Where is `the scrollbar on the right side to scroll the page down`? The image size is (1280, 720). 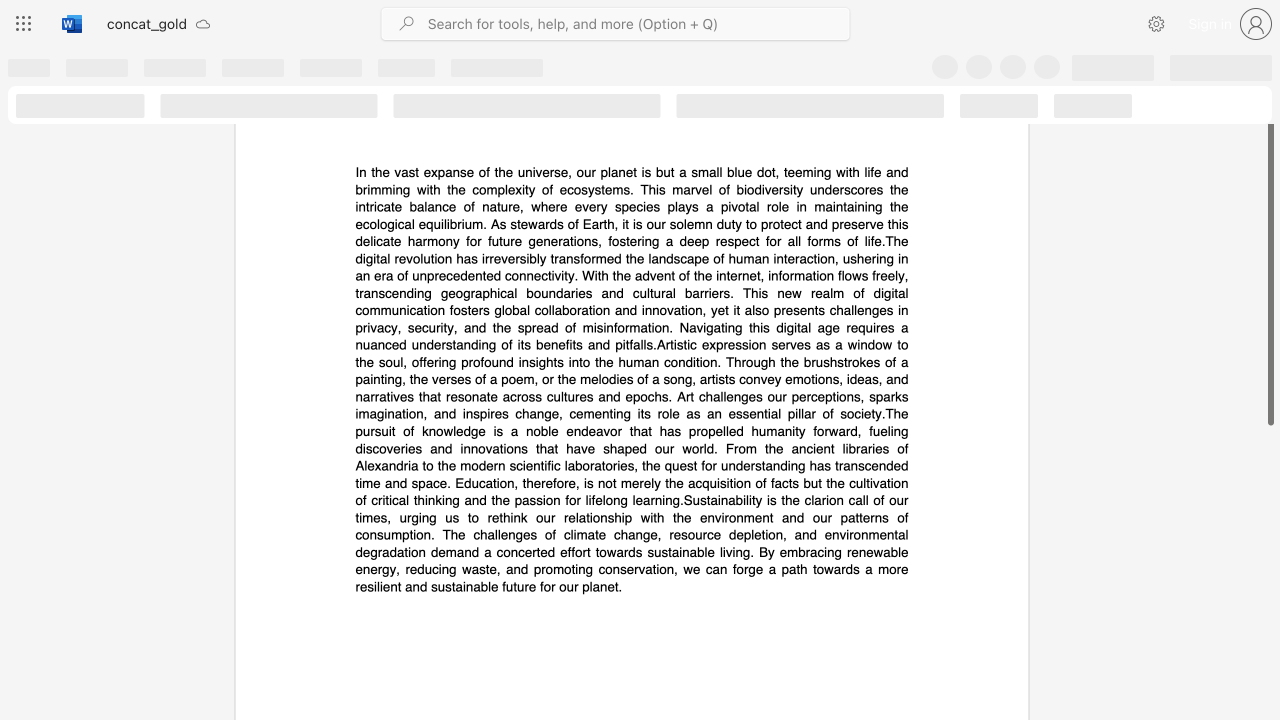 the scrollbar on the right side to scroll the page down is located at coordinates (1269, 588).